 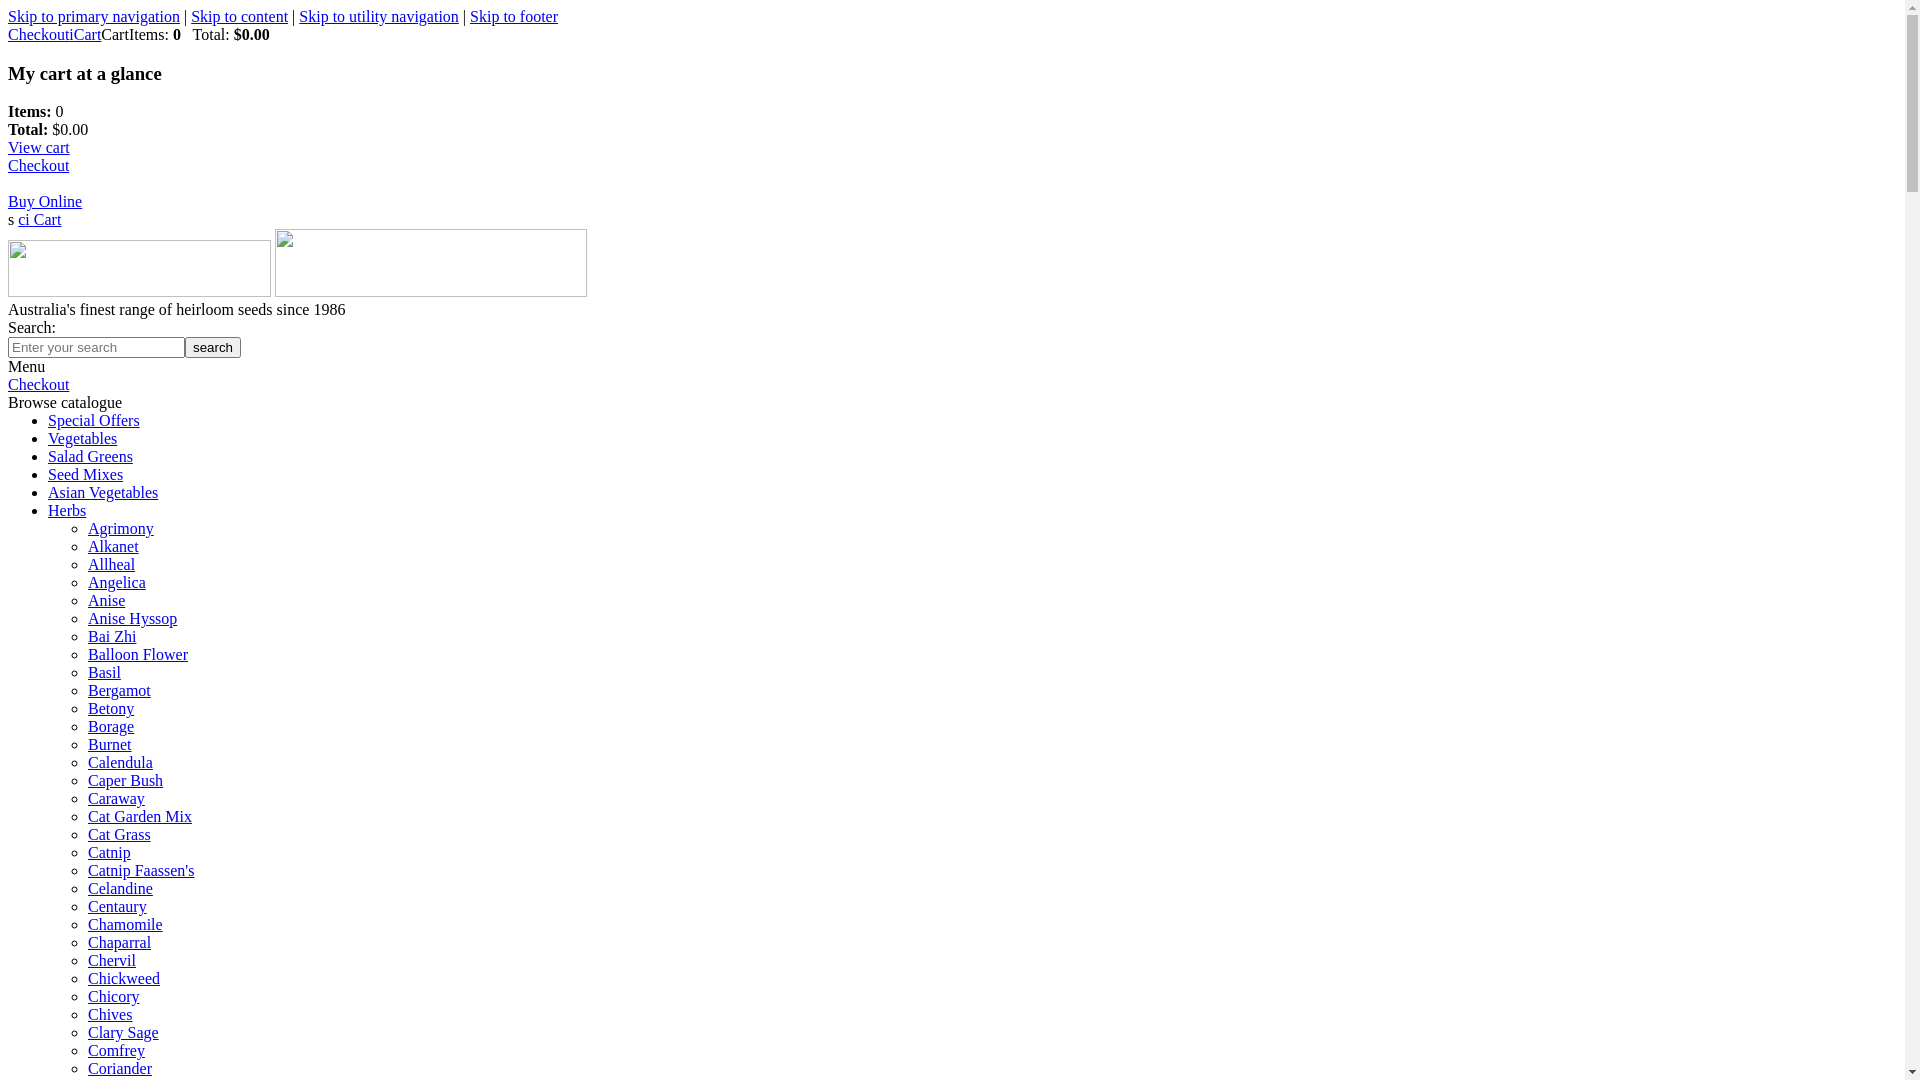 What do you see at coordinates (119, 1067) in the screenshot?
I see `'Coriander'` at bounding box center [119, 1067].